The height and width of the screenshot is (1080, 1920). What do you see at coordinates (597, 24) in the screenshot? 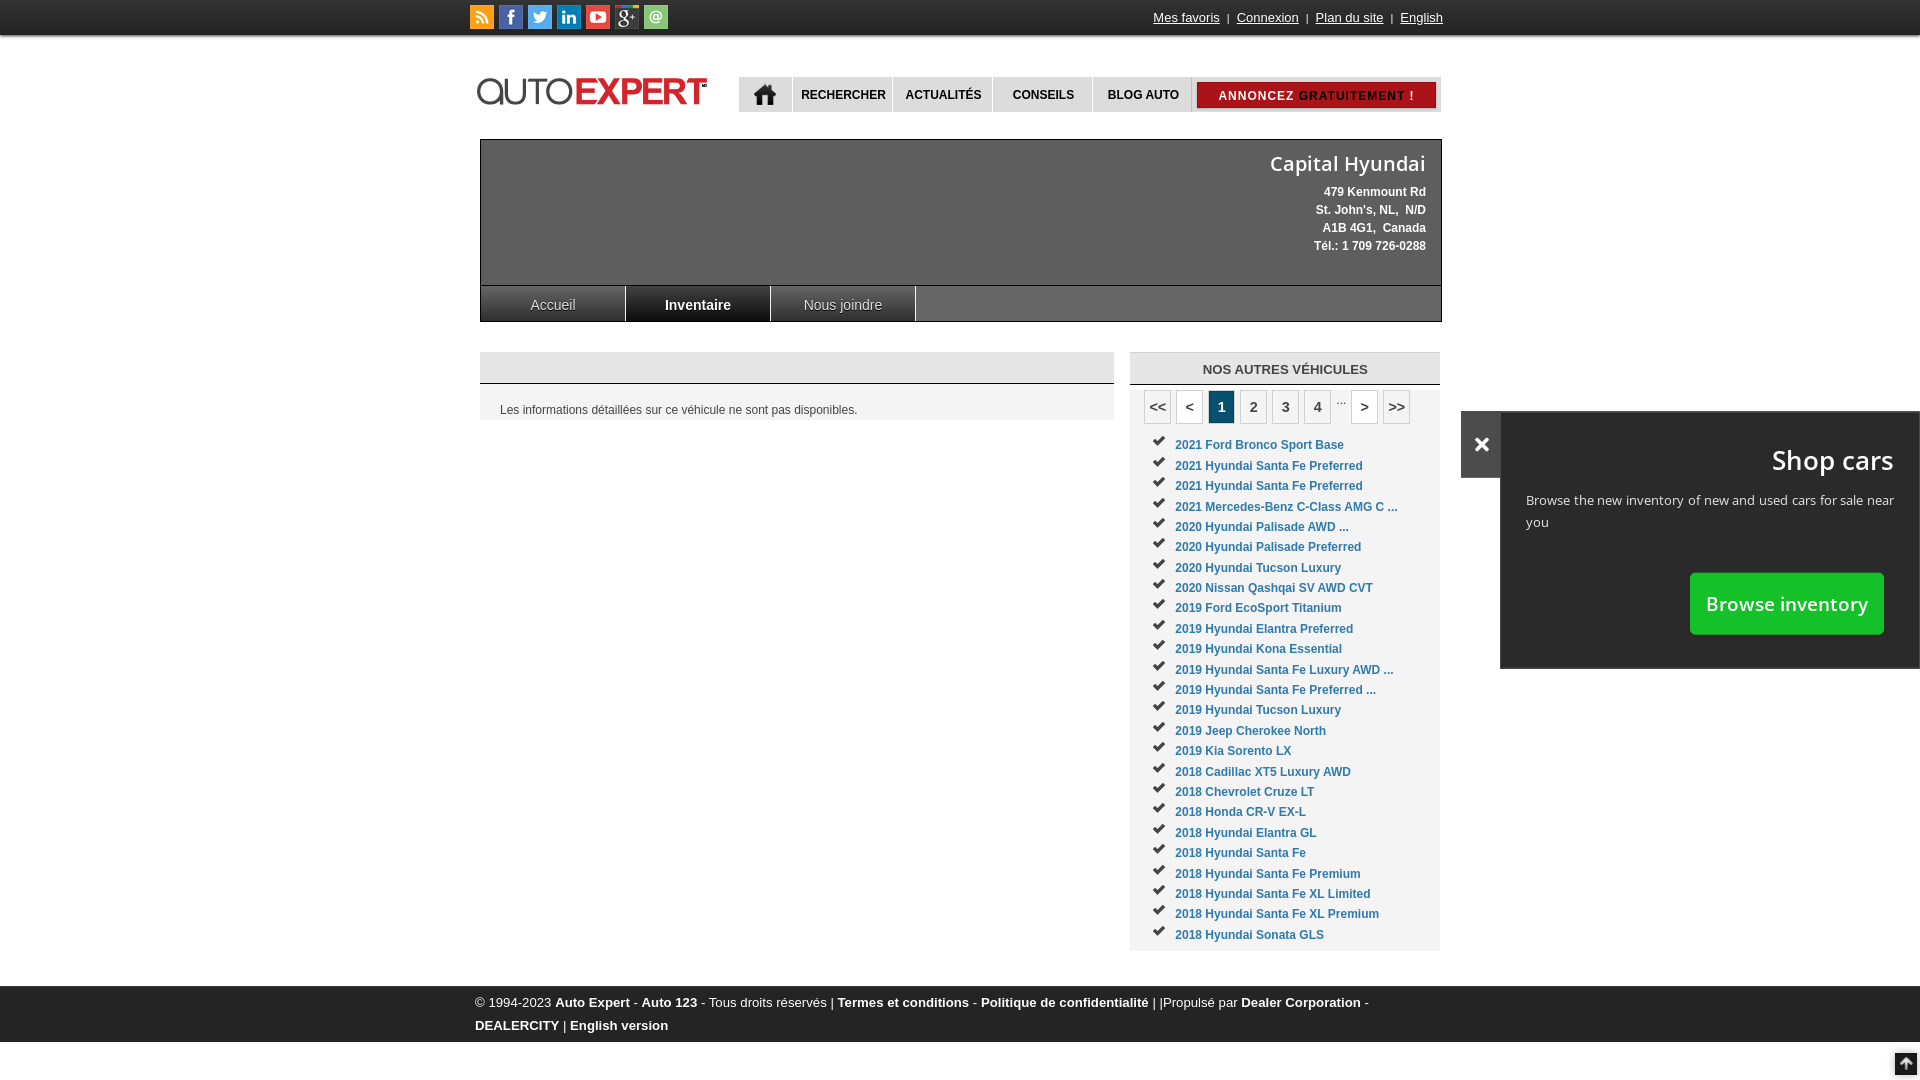
I see `'Suivez autoExpert.ca sur Youtube'` at bounding box center [597, 24].